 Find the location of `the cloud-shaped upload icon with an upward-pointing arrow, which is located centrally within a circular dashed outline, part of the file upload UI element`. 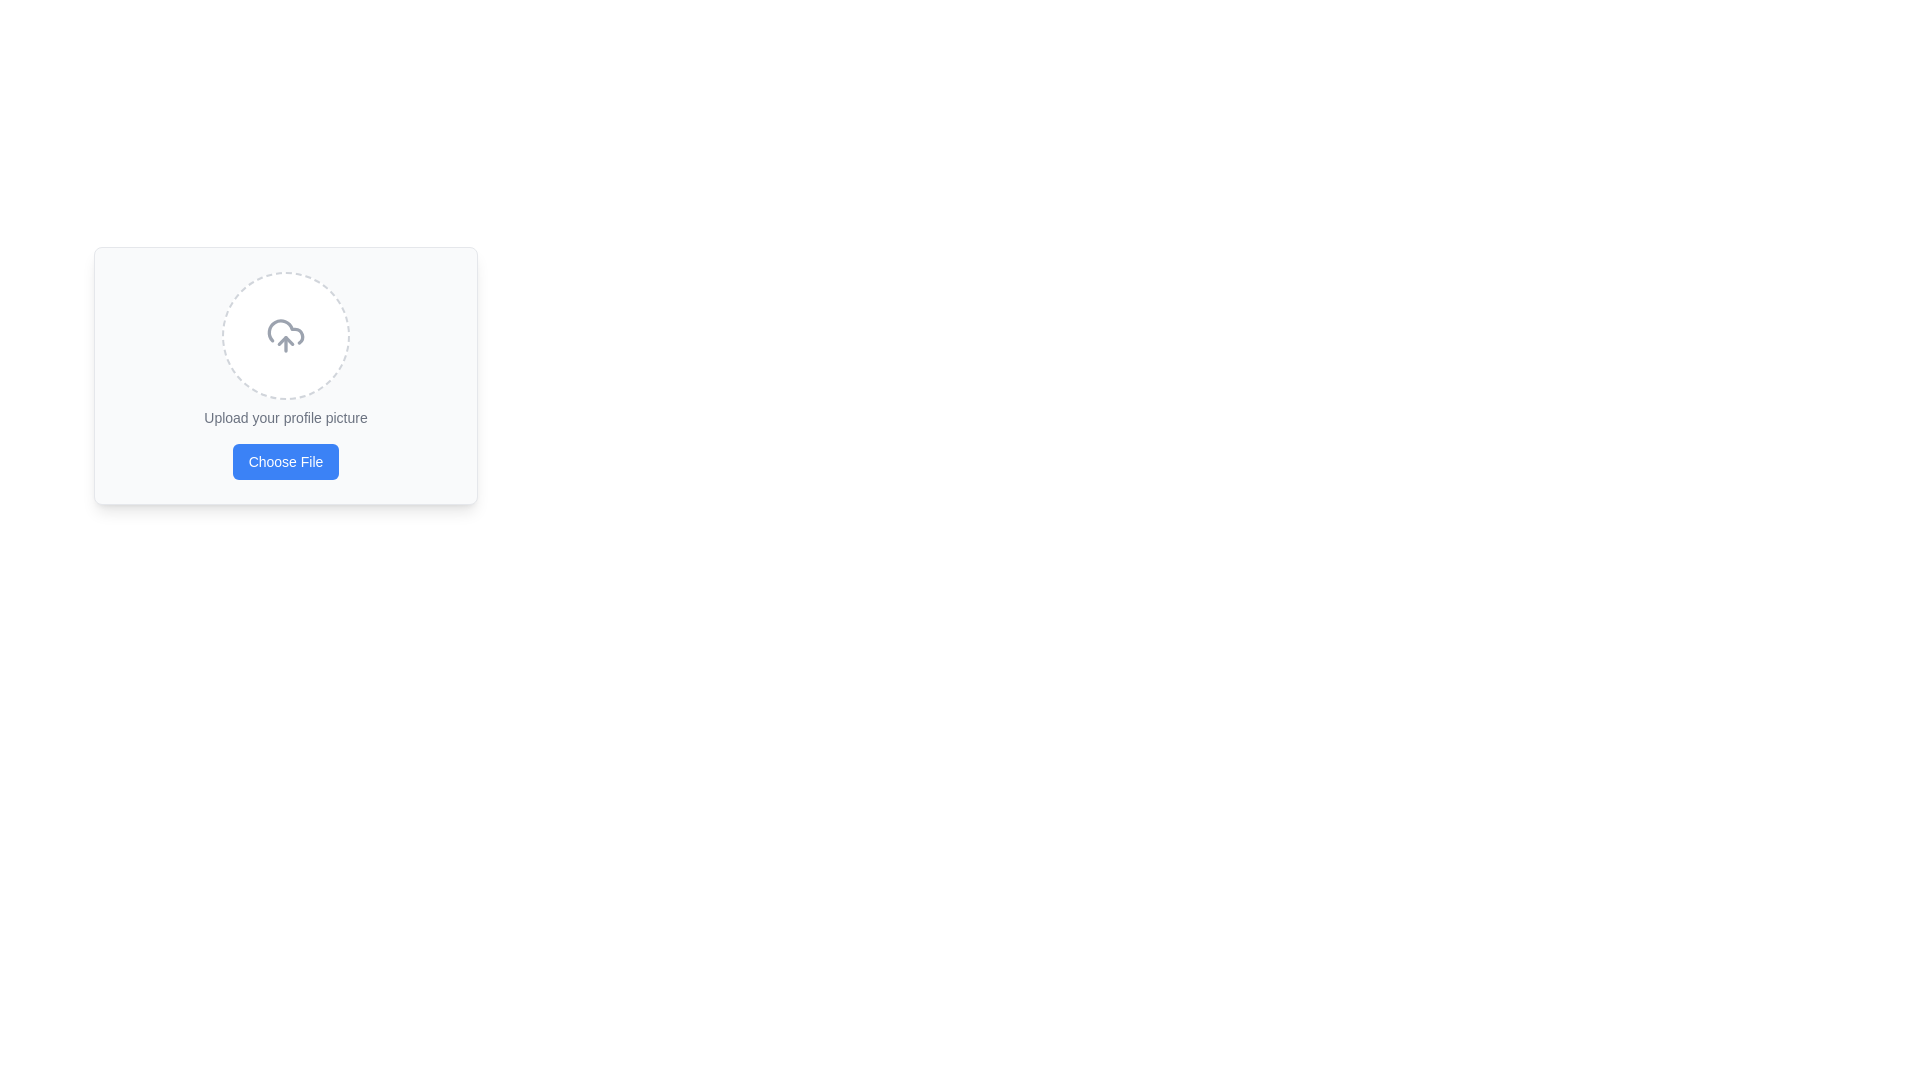

the cloud-shaped upload icon with an upward-pointing arrow, which is located centrally within a circular dashed outline, part of the file upload UI element is located at coordinates (284, 334).